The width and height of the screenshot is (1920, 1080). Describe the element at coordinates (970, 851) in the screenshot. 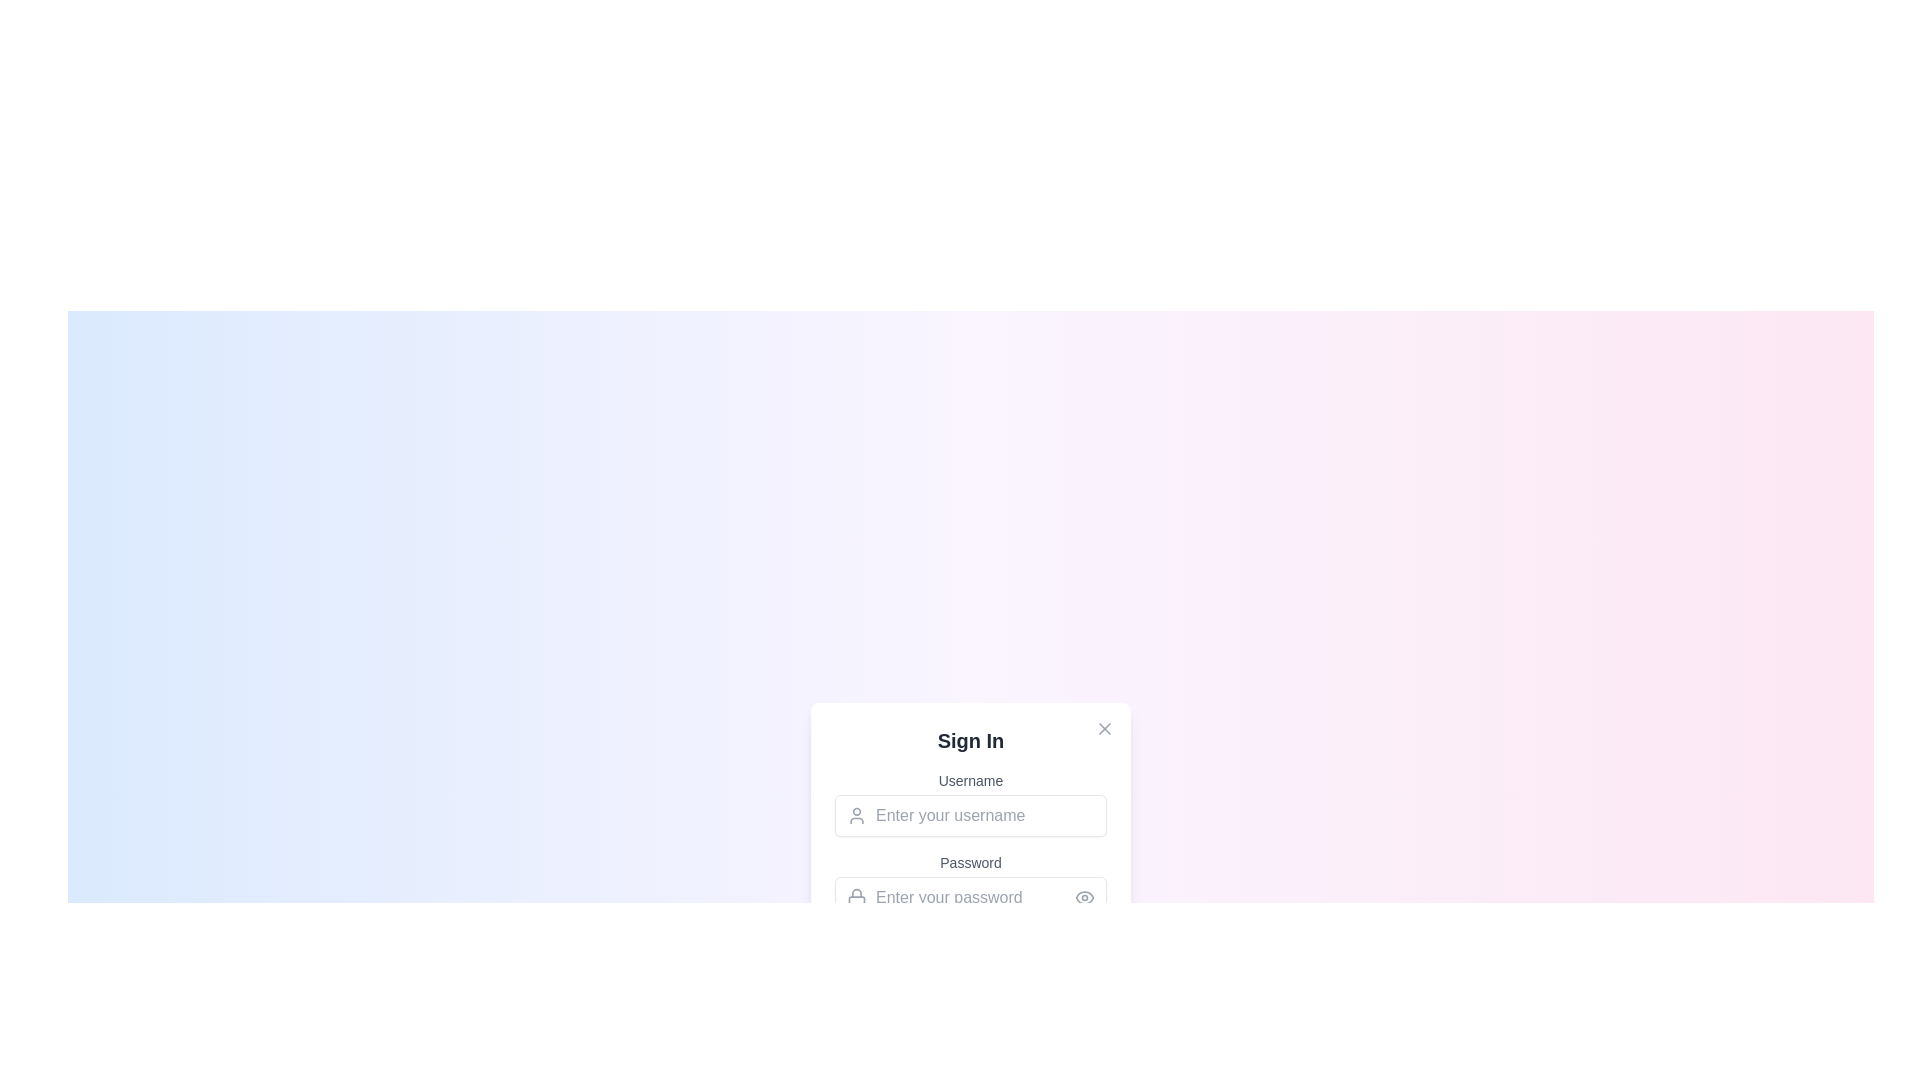

I see `the 'Password' label, which displays small gray text and is positioned above the password input field in the sign-in form` at that location.